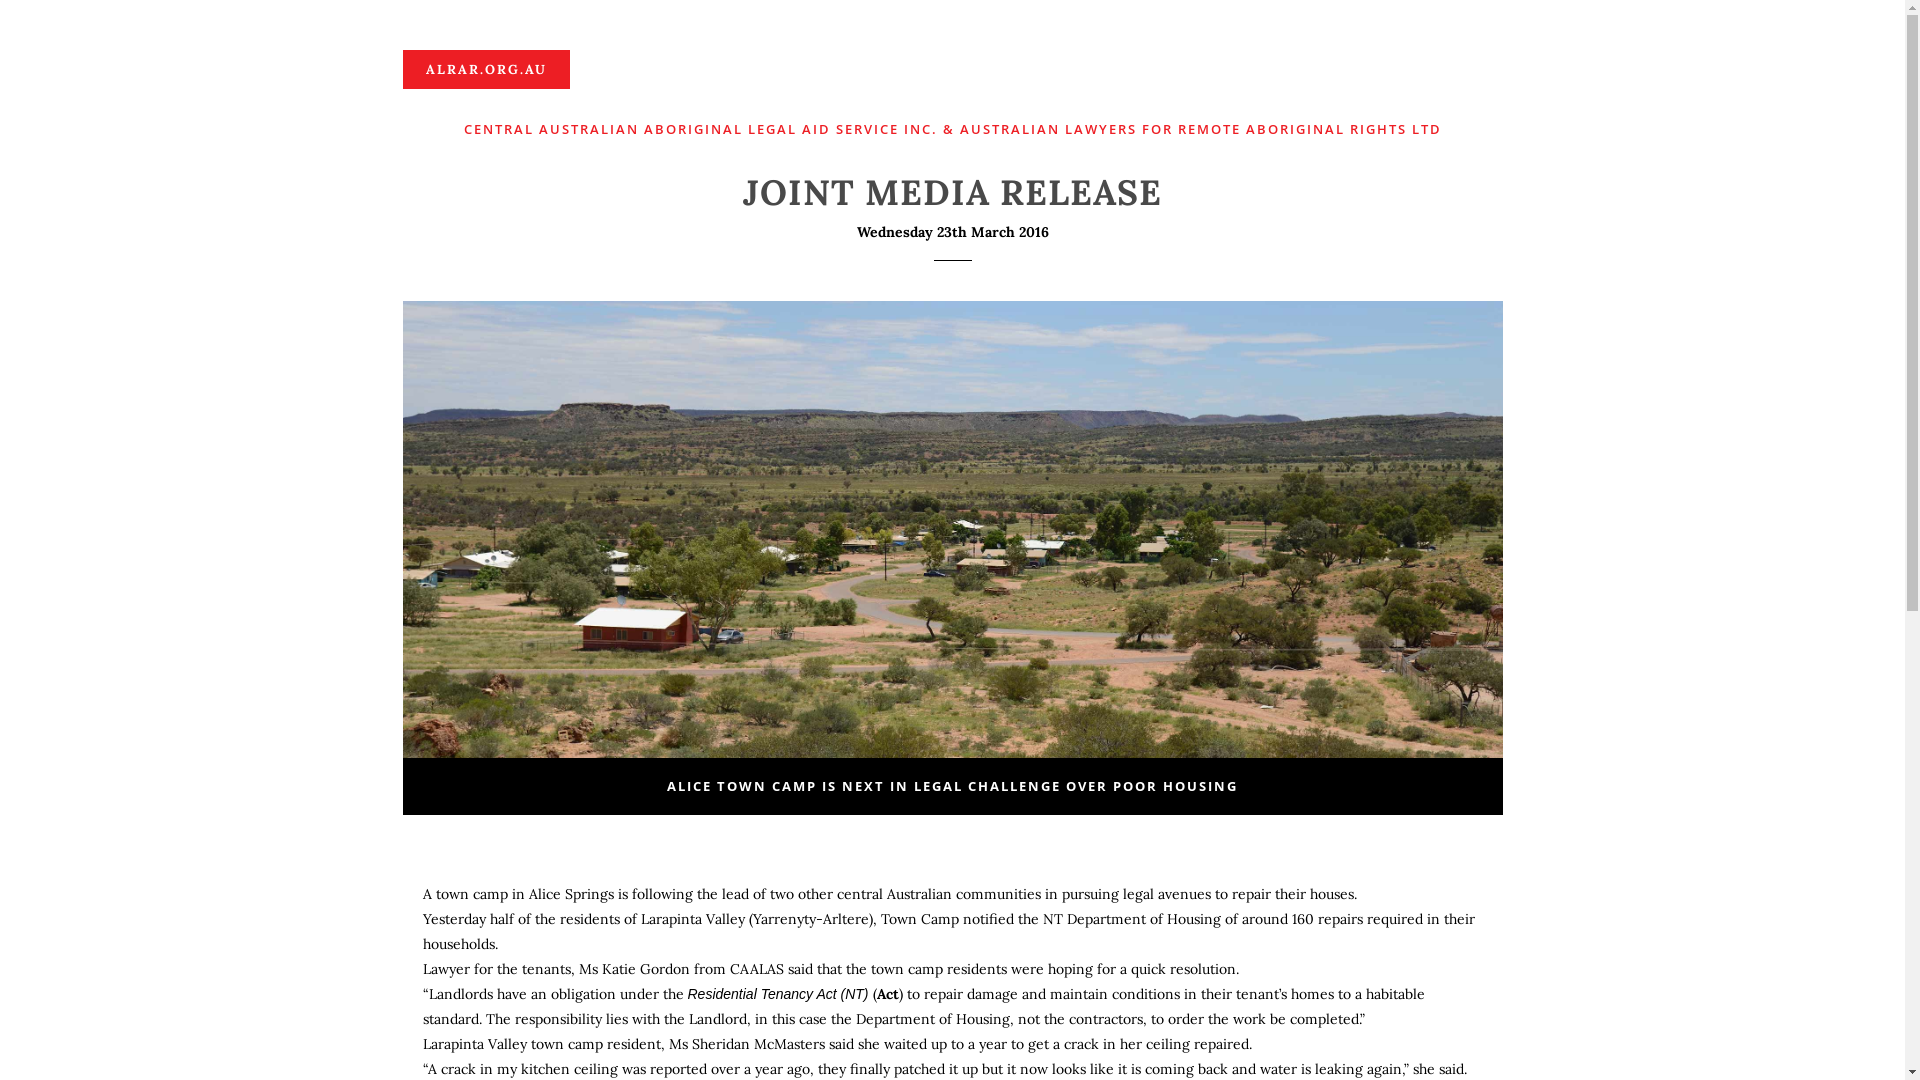 The height and width of the screenshot is (1080, 1920). Describe the element at coordinates (401, 68) in the screenshot. I see `'ALRAR.ORG.AU'` at that location.